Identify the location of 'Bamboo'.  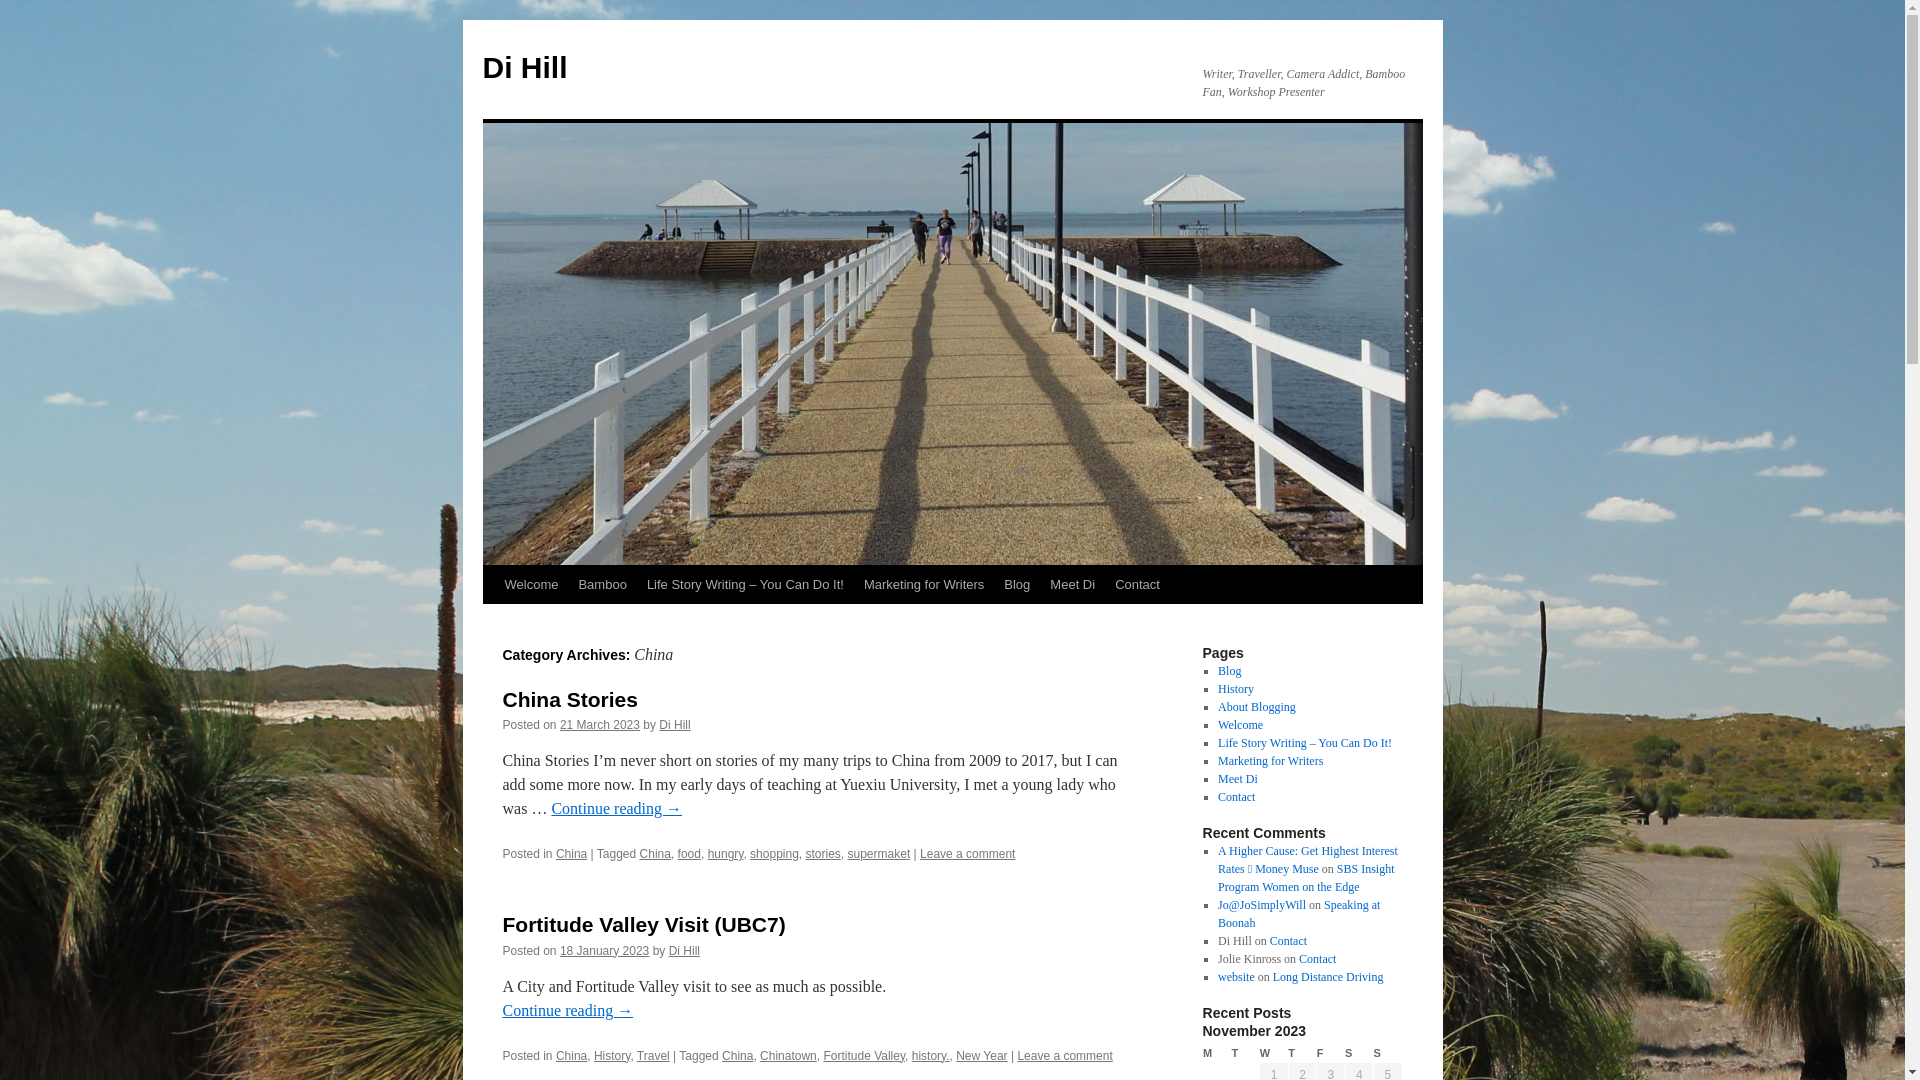
(600, 585).